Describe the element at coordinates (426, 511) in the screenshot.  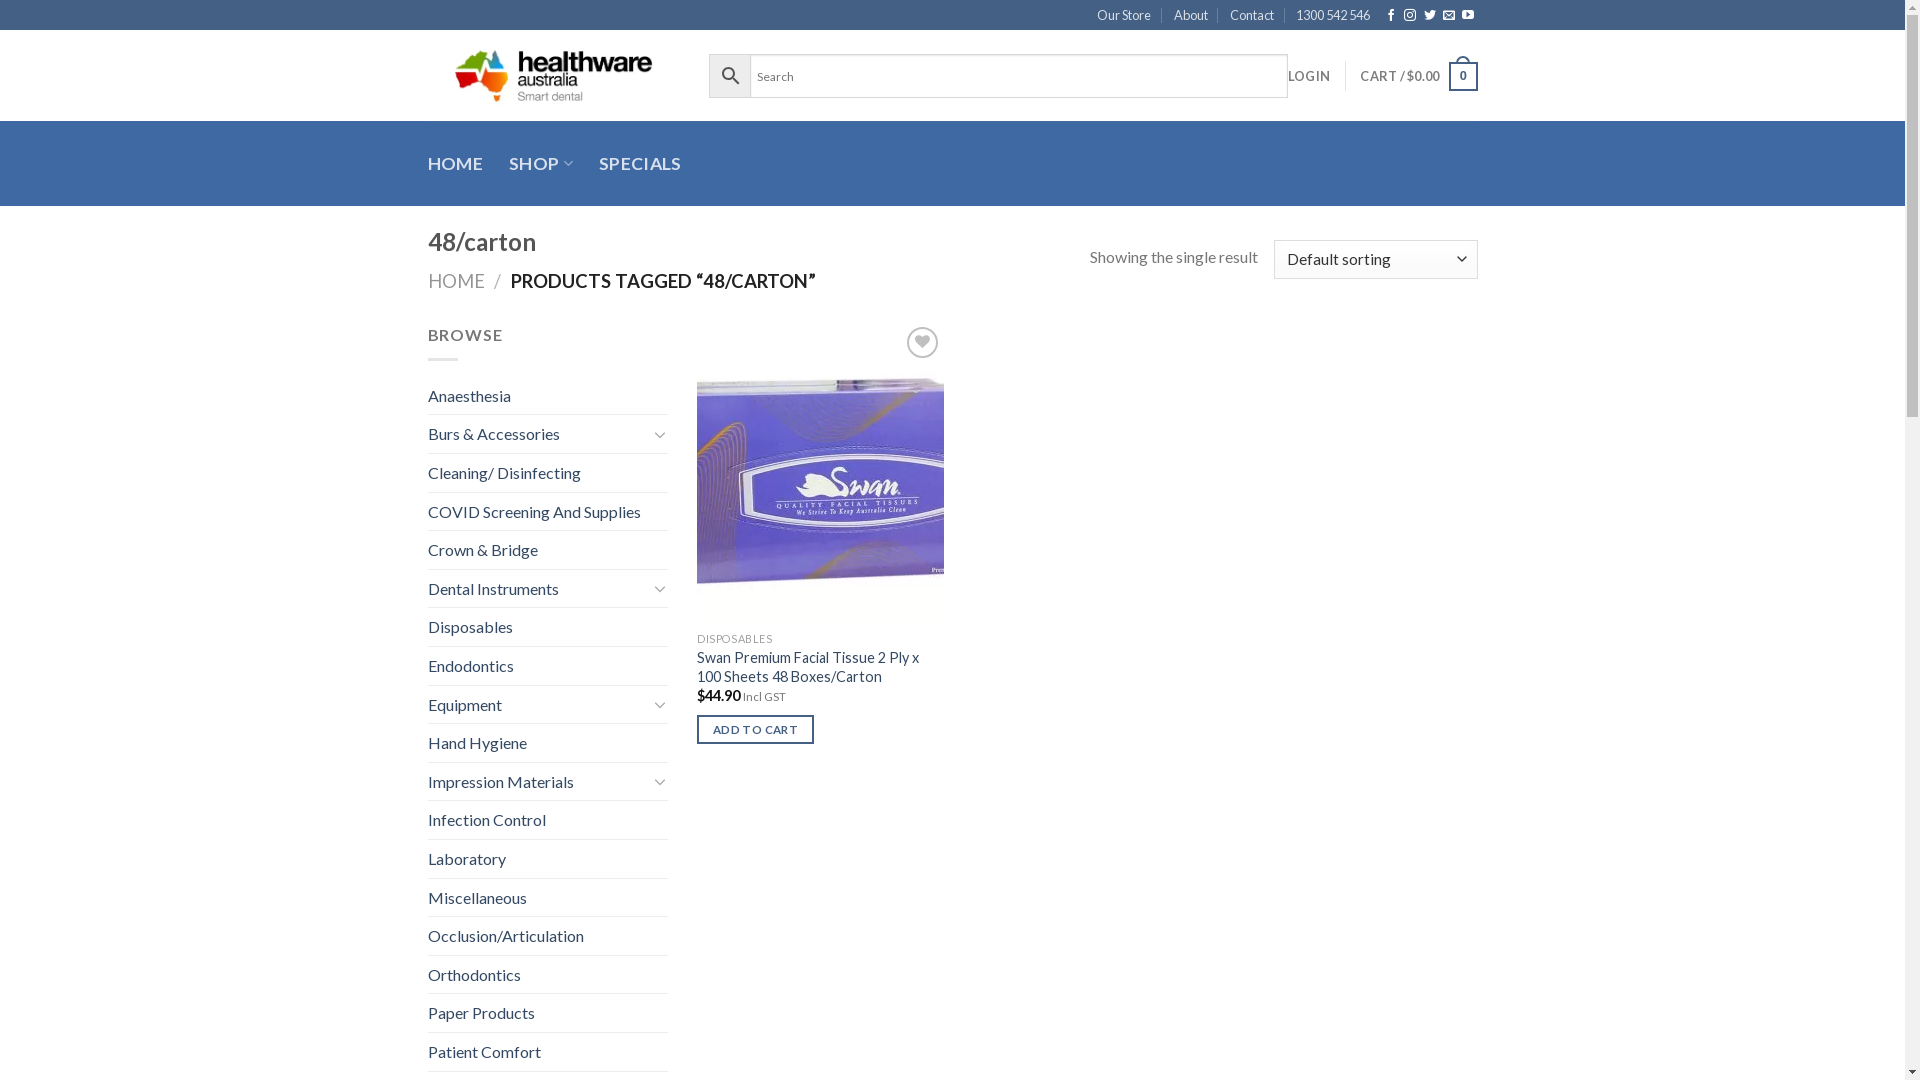
I see `'COVID Screening And Supplies'` at that location.